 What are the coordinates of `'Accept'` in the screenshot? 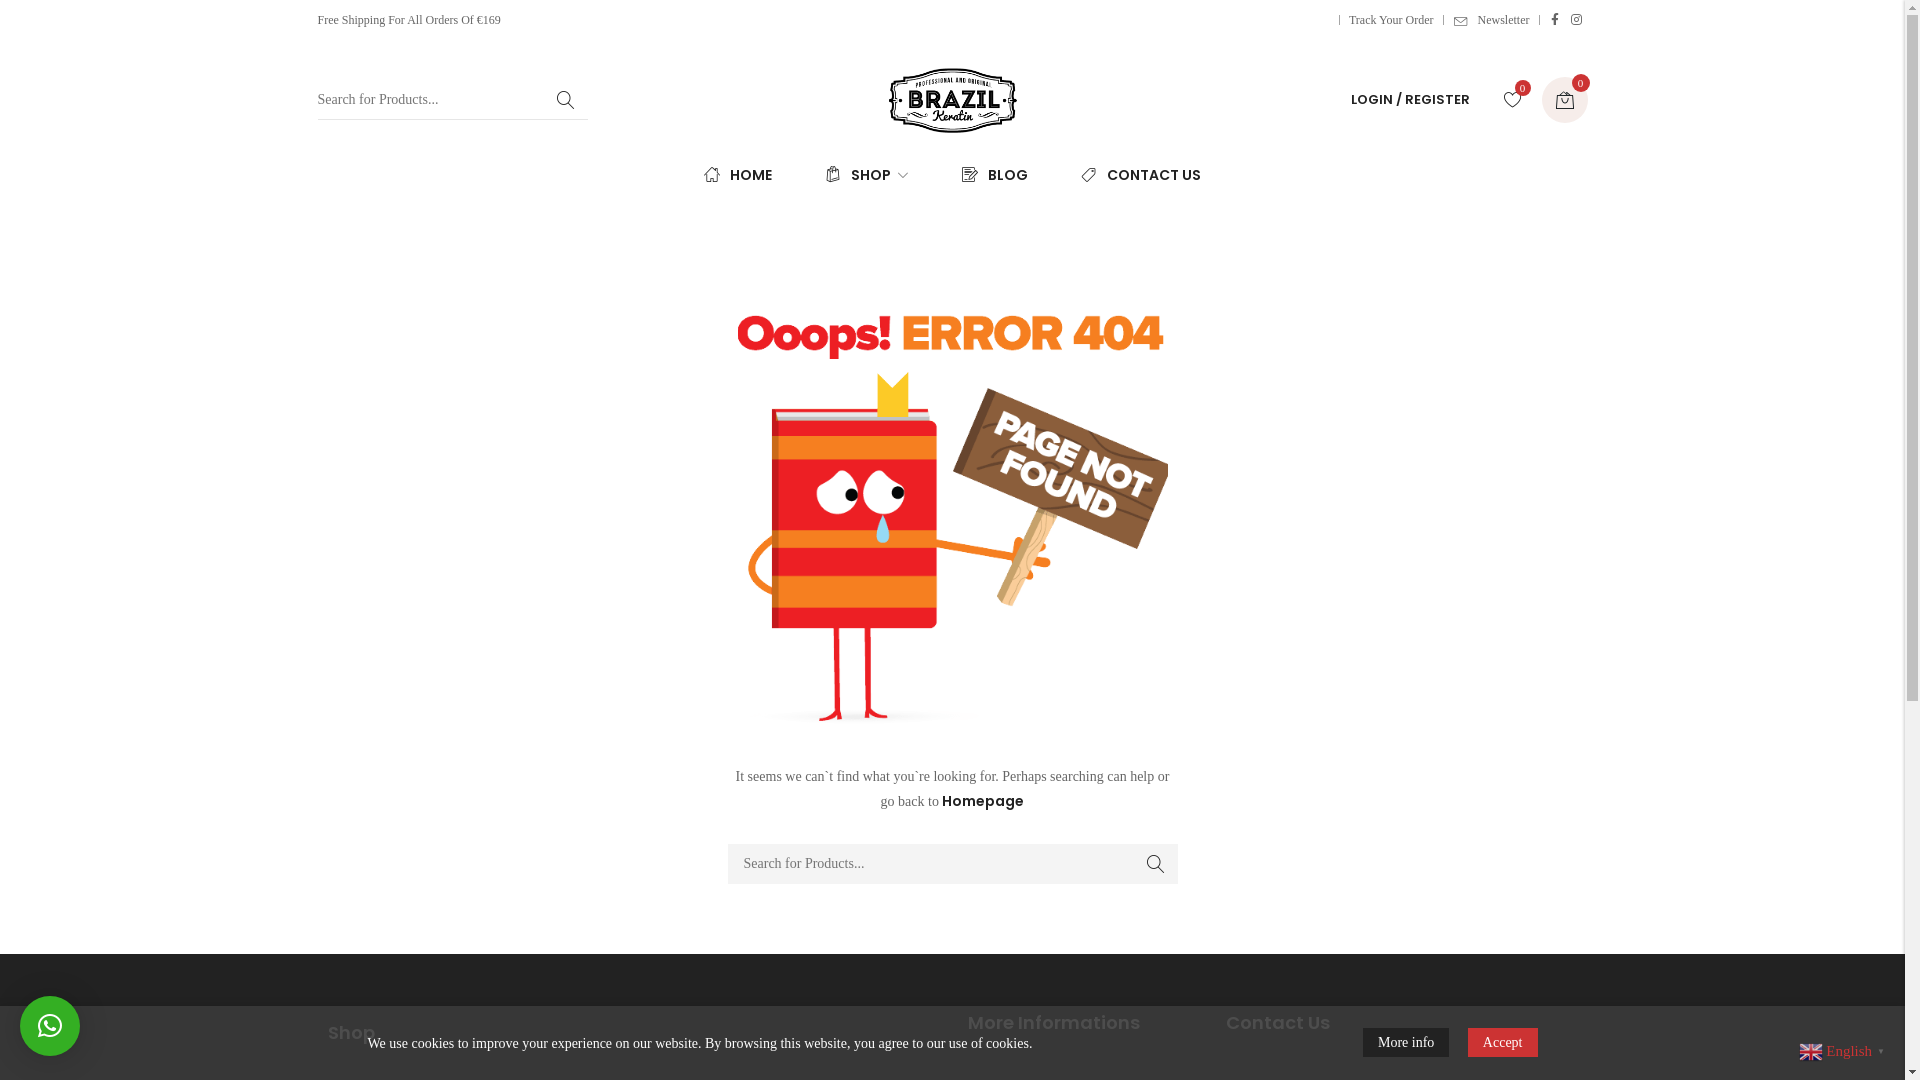 It's located at (1468, 1041).